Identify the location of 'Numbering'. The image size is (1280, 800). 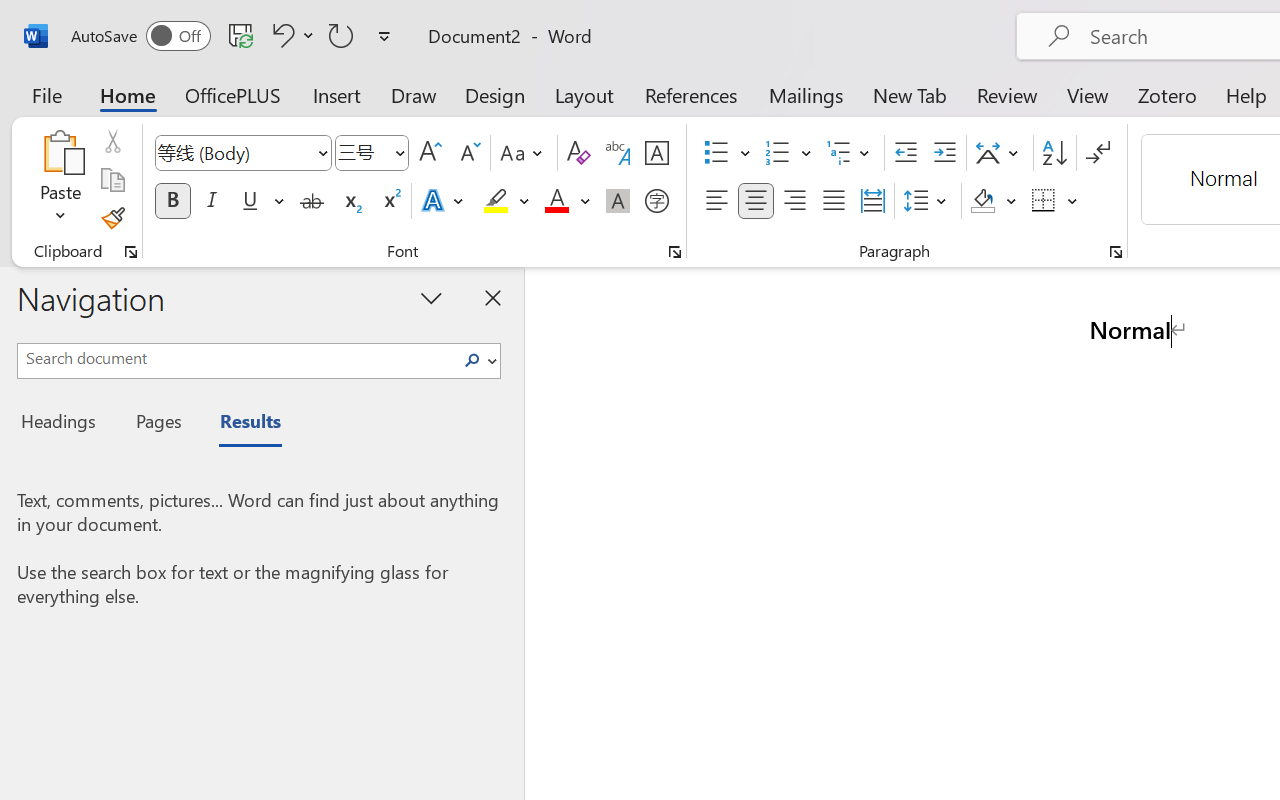
(777, 153).